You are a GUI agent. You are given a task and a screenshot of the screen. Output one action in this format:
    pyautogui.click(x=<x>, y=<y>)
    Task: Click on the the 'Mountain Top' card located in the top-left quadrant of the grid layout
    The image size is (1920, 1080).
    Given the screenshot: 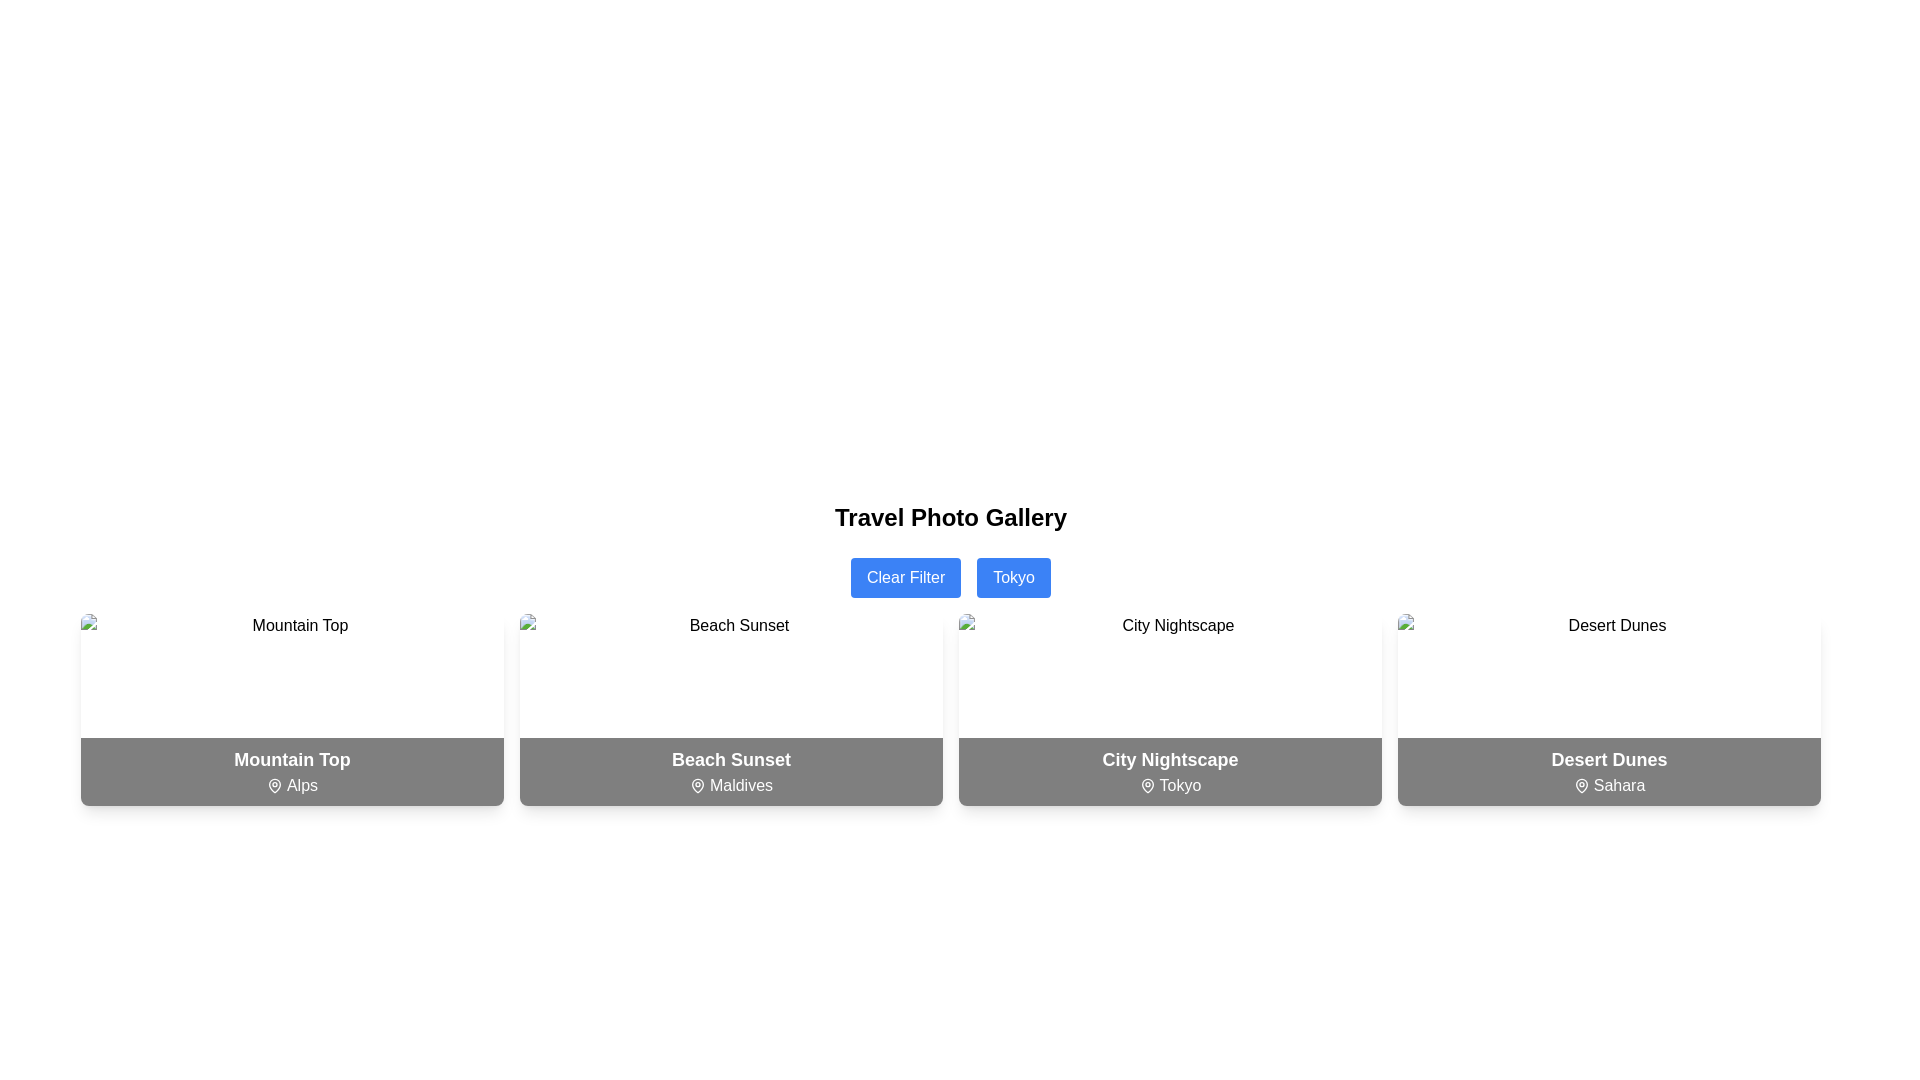 What is the action you would take?
    pyautogui.click(x=291, y=708)
    